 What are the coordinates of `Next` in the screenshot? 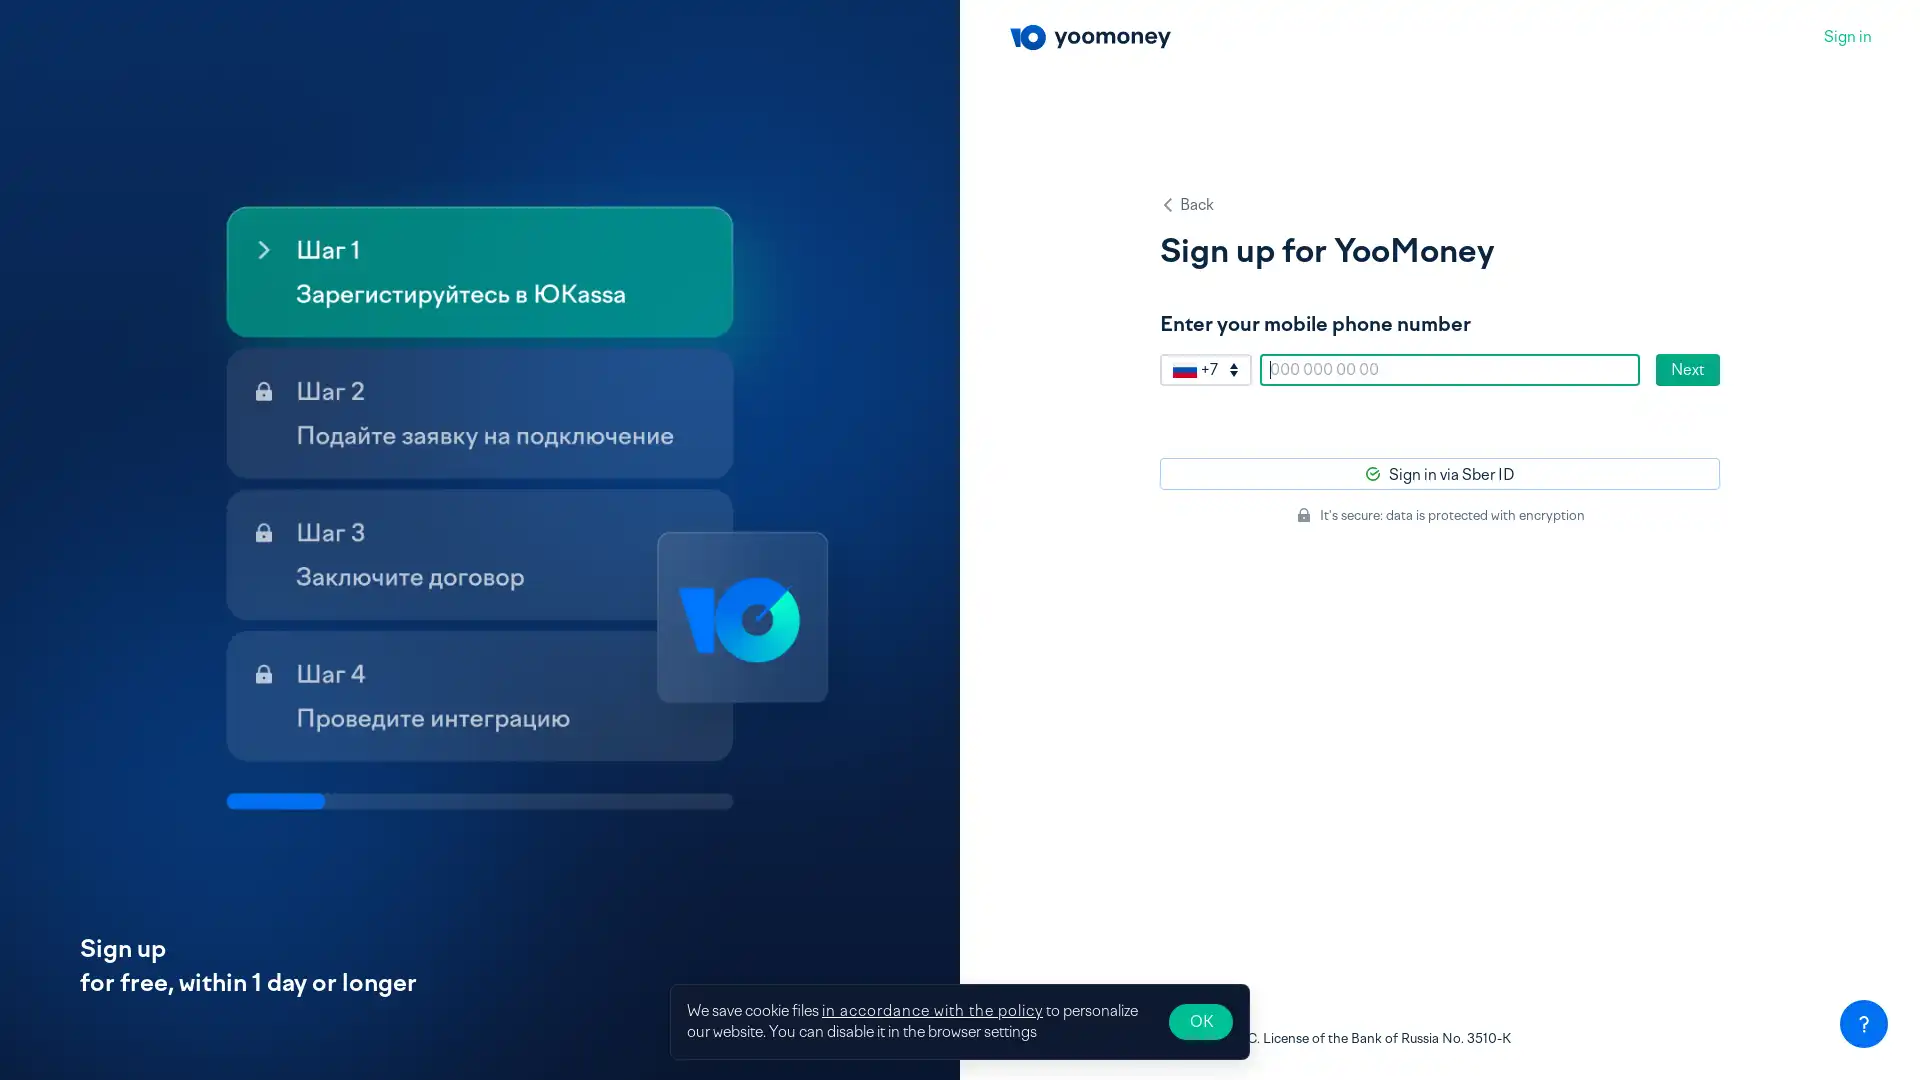 It's located at (1687, 370).